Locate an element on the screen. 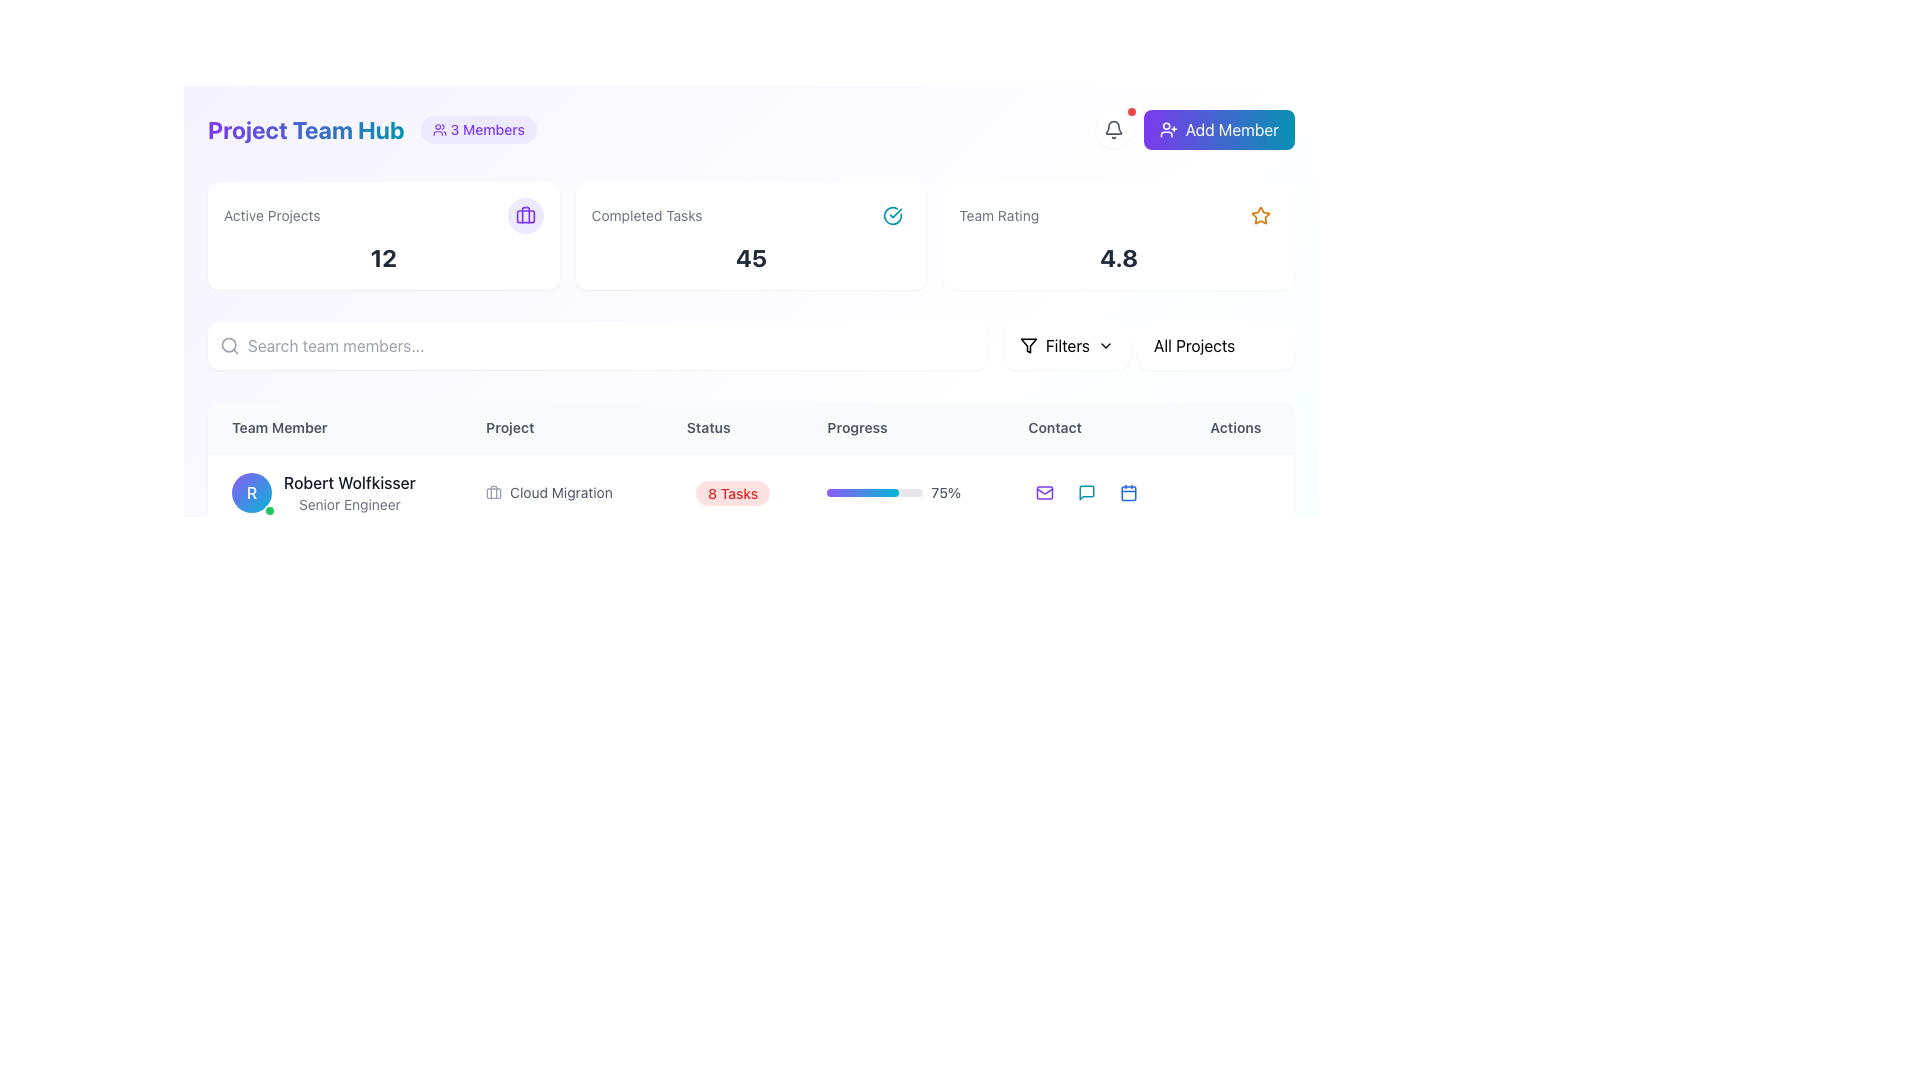  the messaging icon in the 'Contact' column associated with 'Robert Wolfkisser' is located at coordinates (1086, 493).